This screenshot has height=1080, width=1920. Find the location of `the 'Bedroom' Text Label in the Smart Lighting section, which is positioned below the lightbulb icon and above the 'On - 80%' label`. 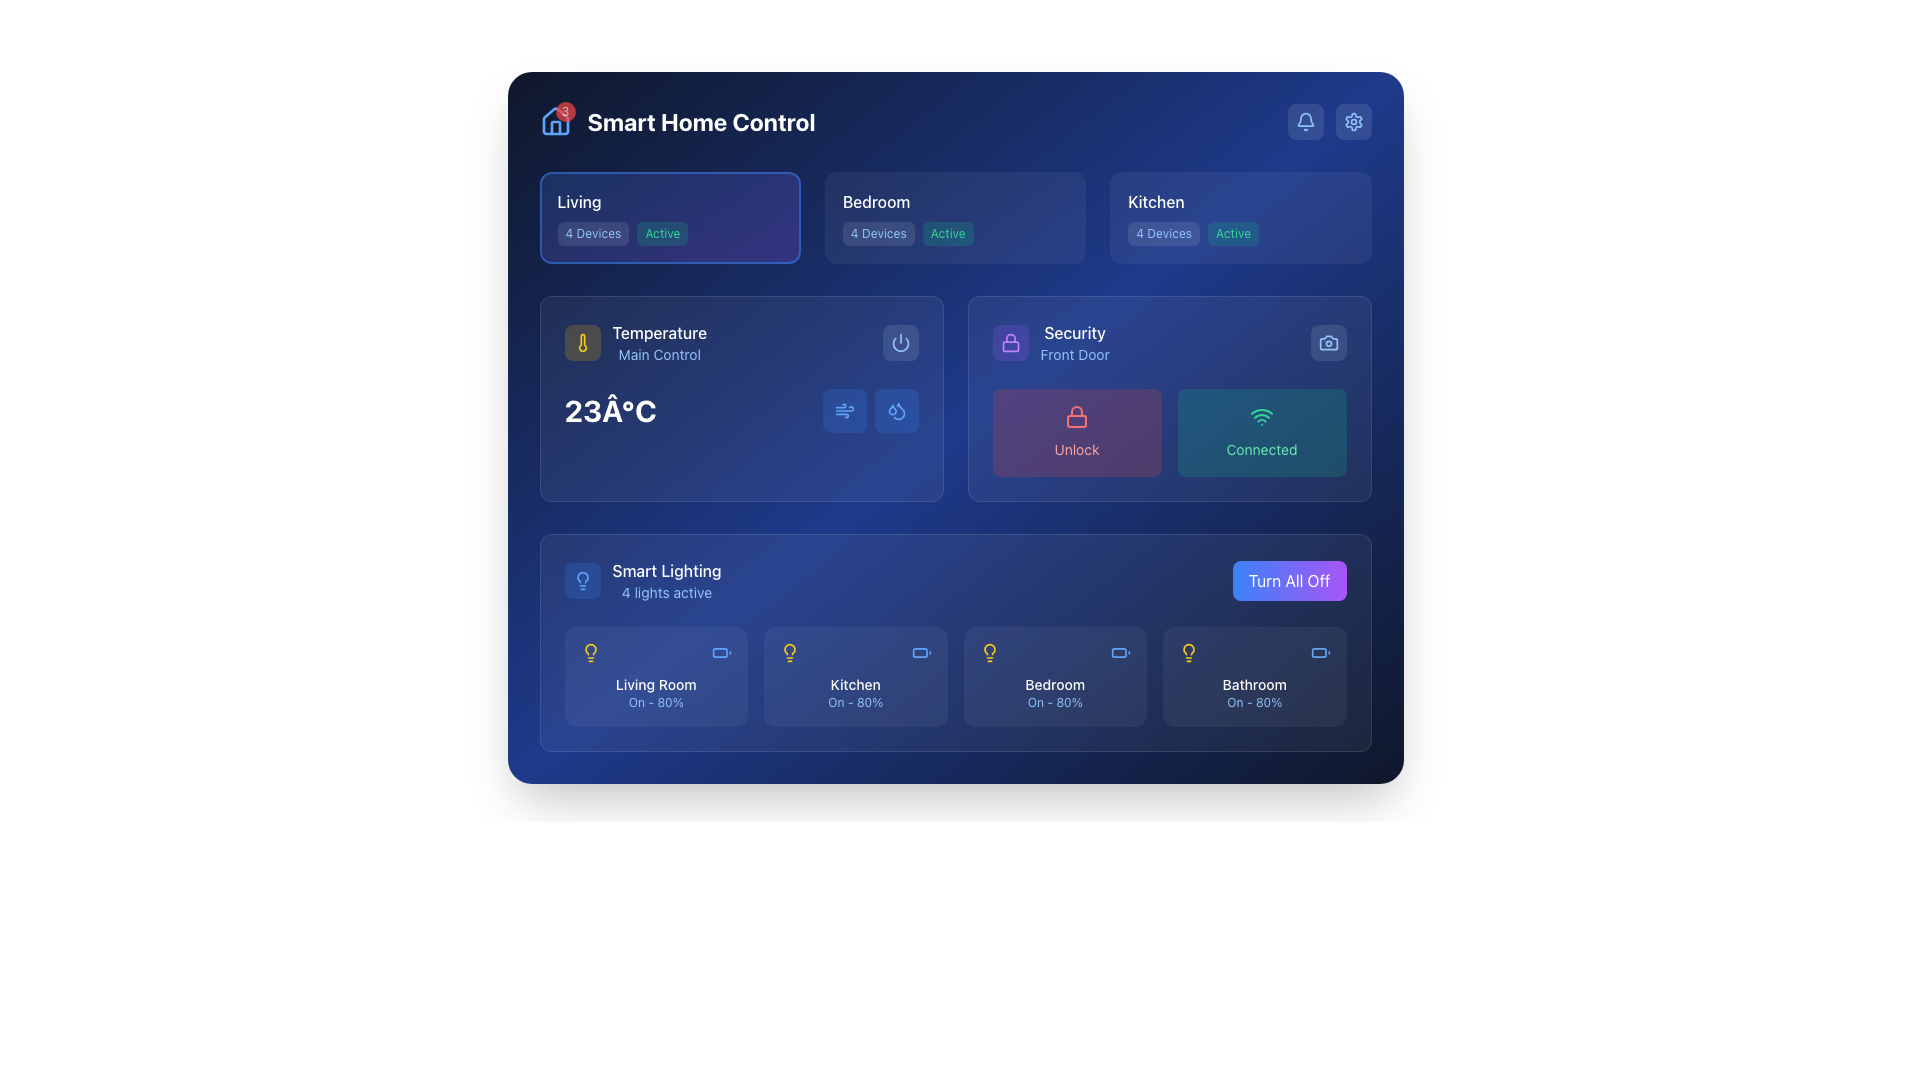

the 'Bedroom' Text Label in the Smart Lighting section, which is positioned below the lightbulb icon and above the 'On - 80%' label is located at coordinates (1054, 684).